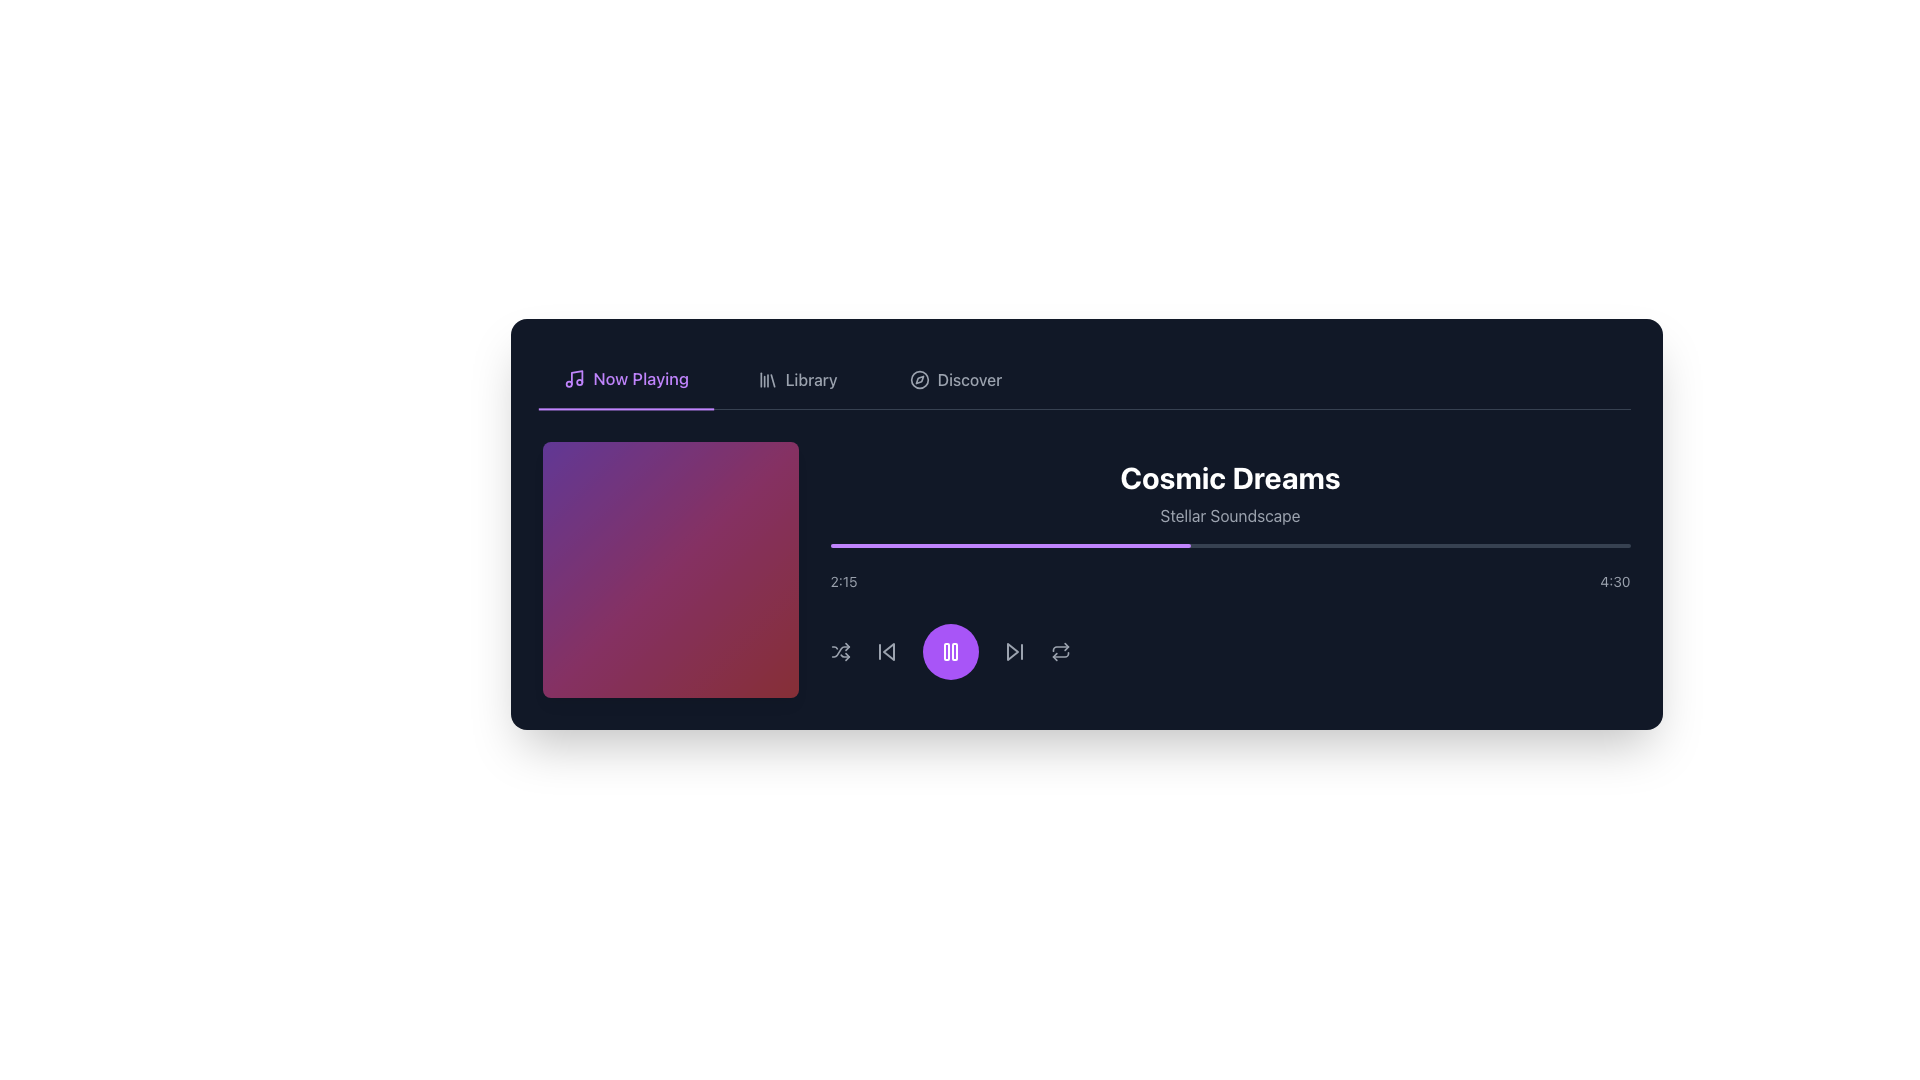  I want to click on the time indicator text label located in the bottom-right corner of the layout, which serves as a playback duration indicator, so click(1615, 582).